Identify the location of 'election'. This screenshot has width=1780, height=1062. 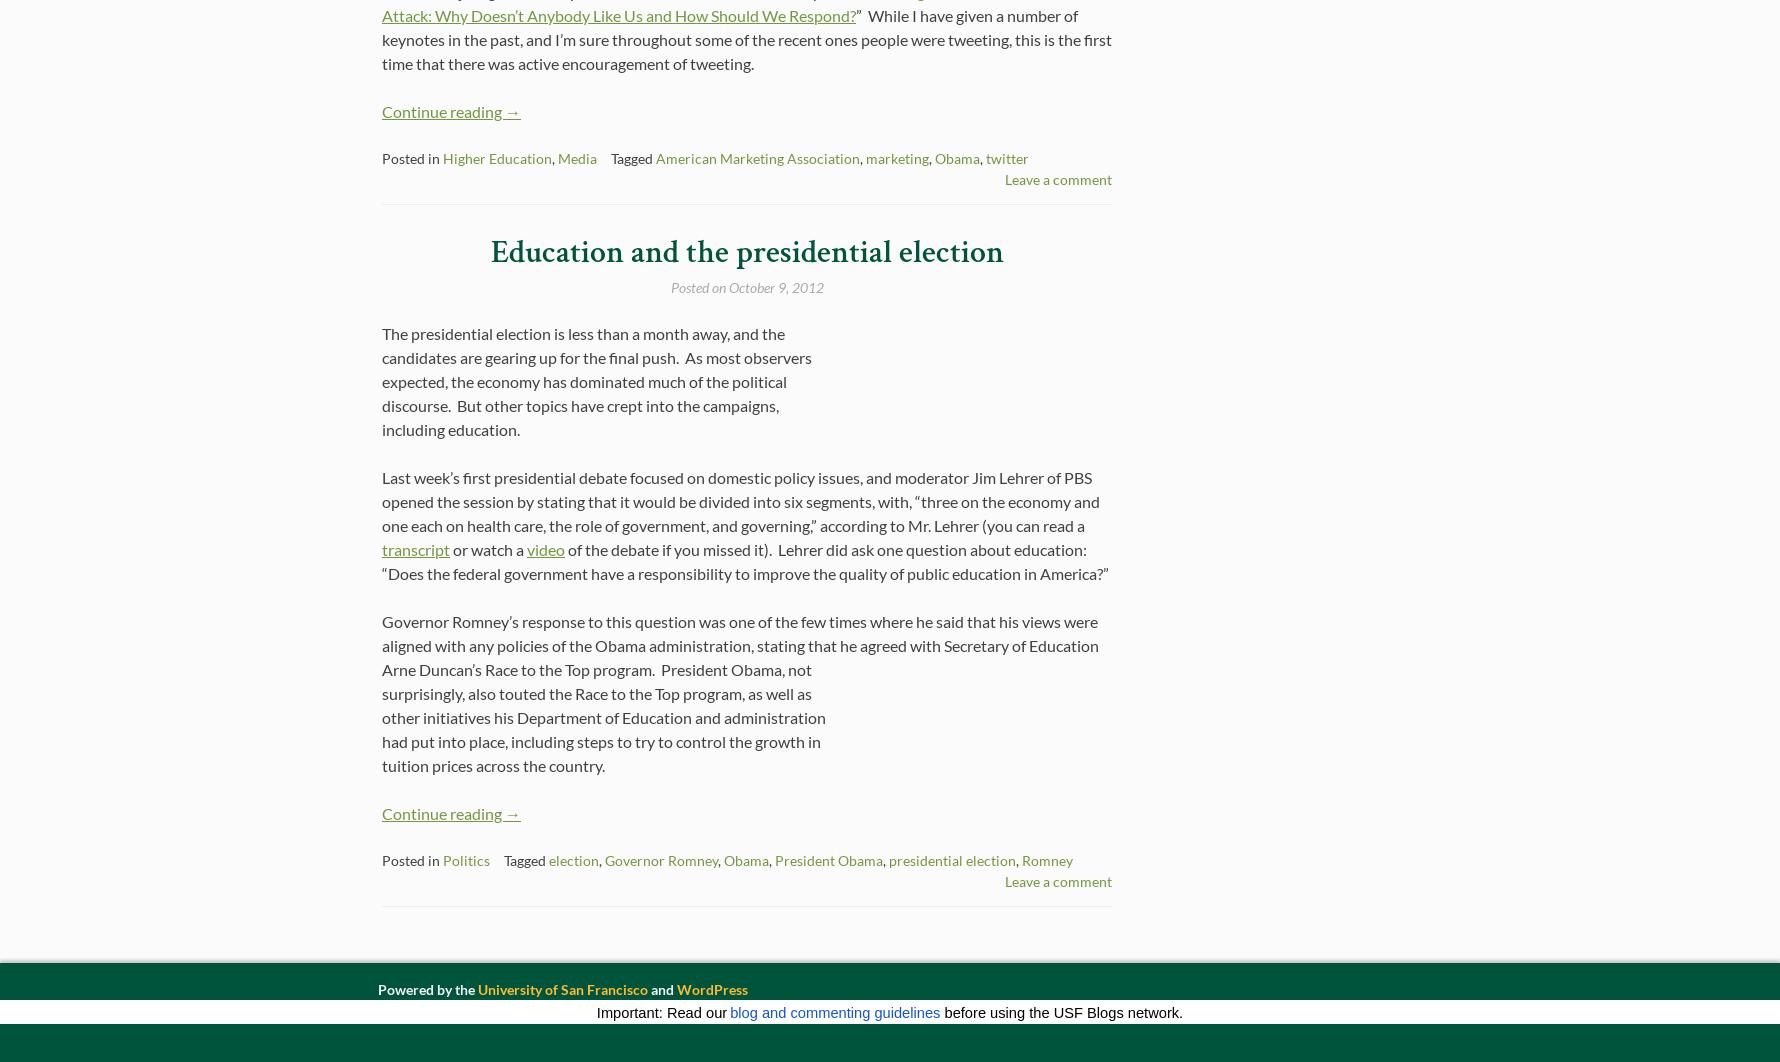
(573, 859).